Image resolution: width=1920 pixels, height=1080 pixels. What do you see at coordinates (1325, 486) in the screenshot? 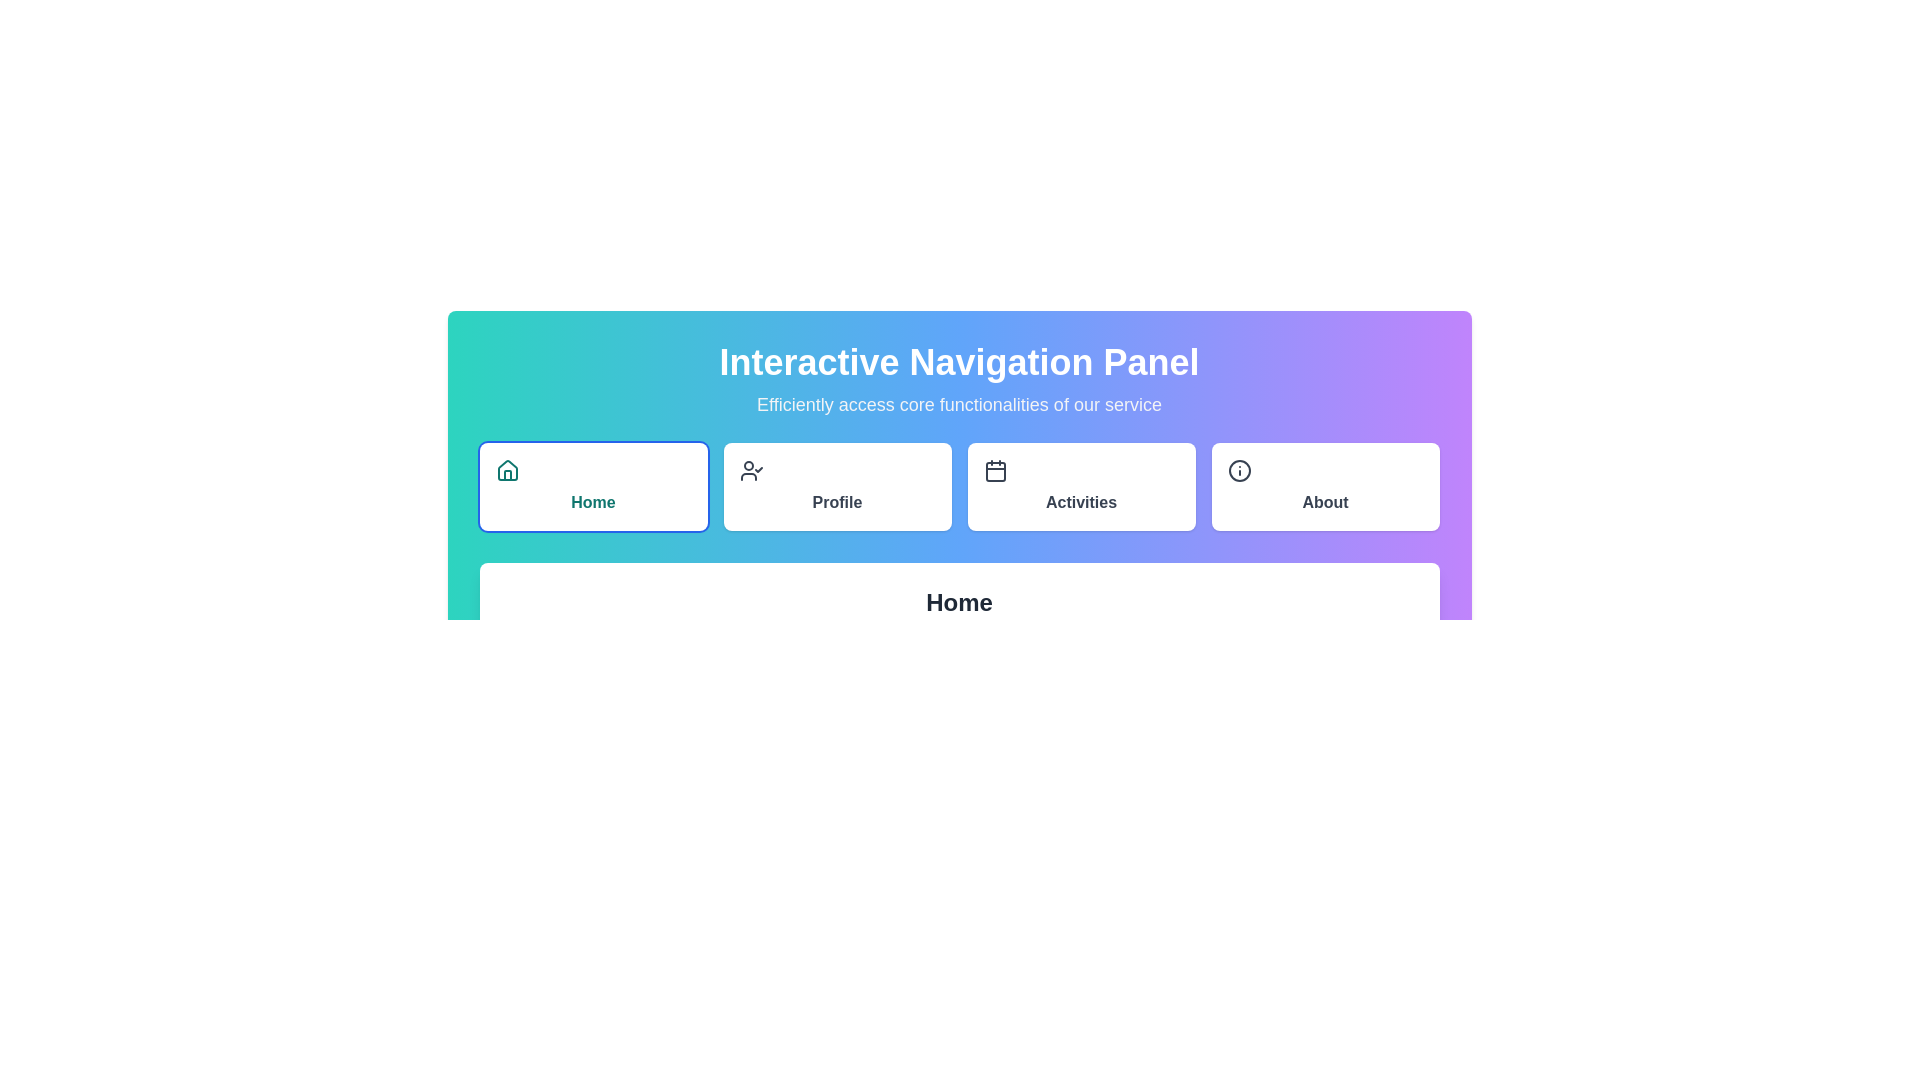
I see `the 'About' button, which is a rectangular button with a white background and an information icon, to observe style changes` at bounding box center [1325, 486].